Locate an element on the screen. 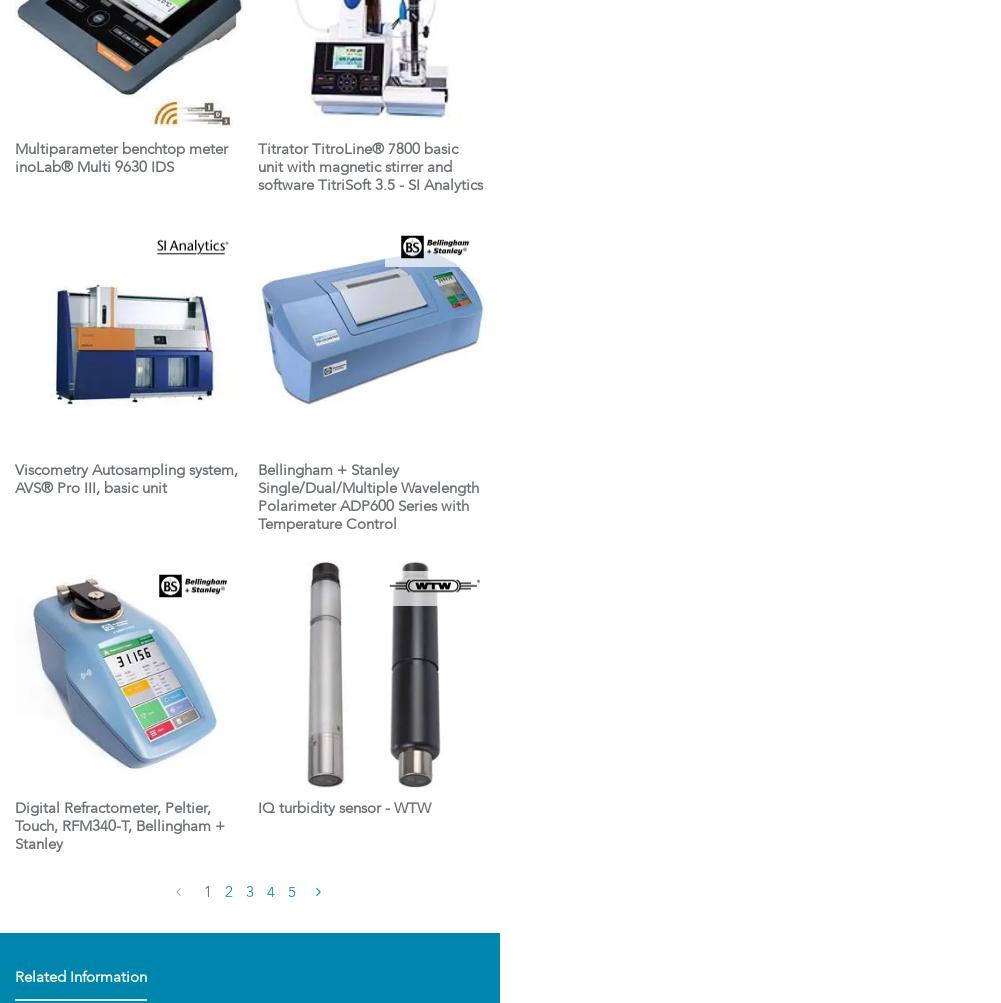  '3' is located at coordinates (249, 893).